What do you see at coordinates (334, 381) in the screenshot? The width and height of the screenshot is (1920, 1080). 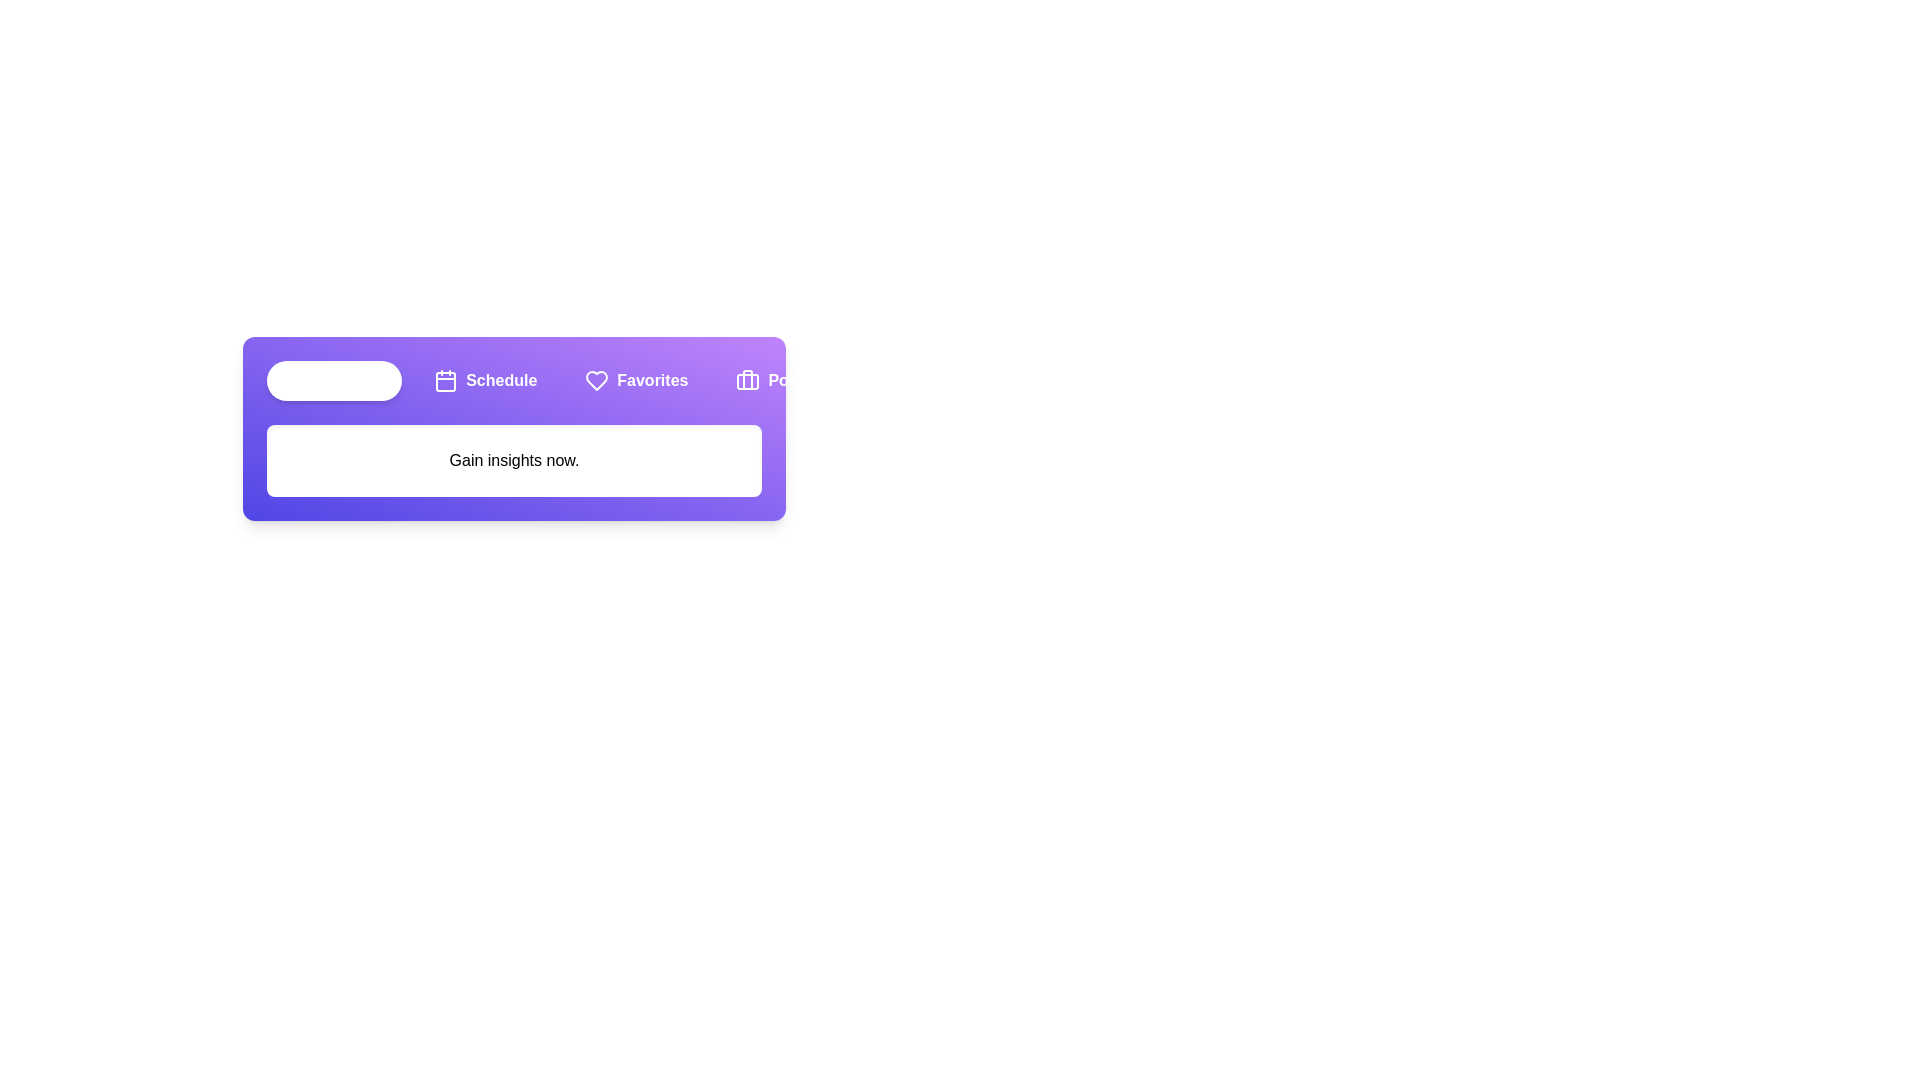 I see `the tab labeled Overview to view its content` at bounding box center [334, 381].